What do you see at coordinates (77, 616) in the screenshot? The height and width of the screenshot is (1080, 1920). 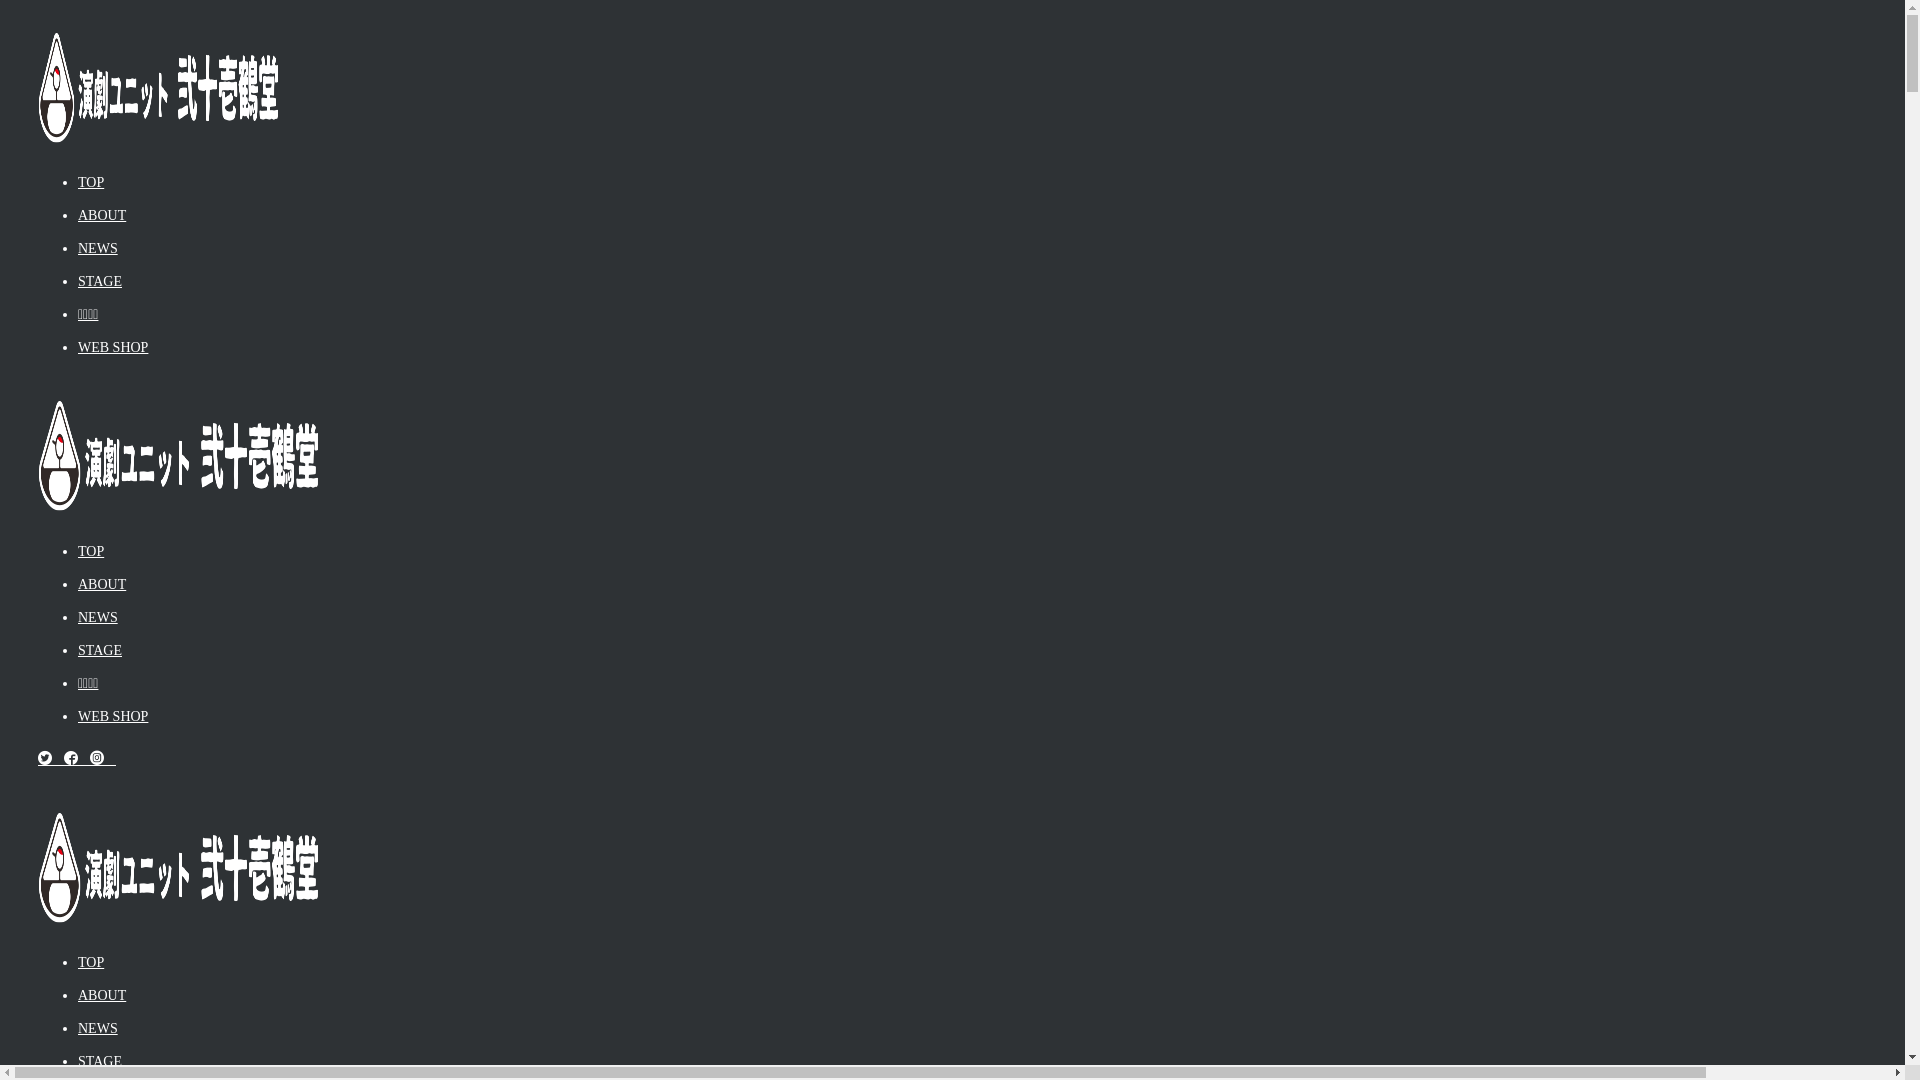 I see `'NEWS'` at bounding box center [77, 616].